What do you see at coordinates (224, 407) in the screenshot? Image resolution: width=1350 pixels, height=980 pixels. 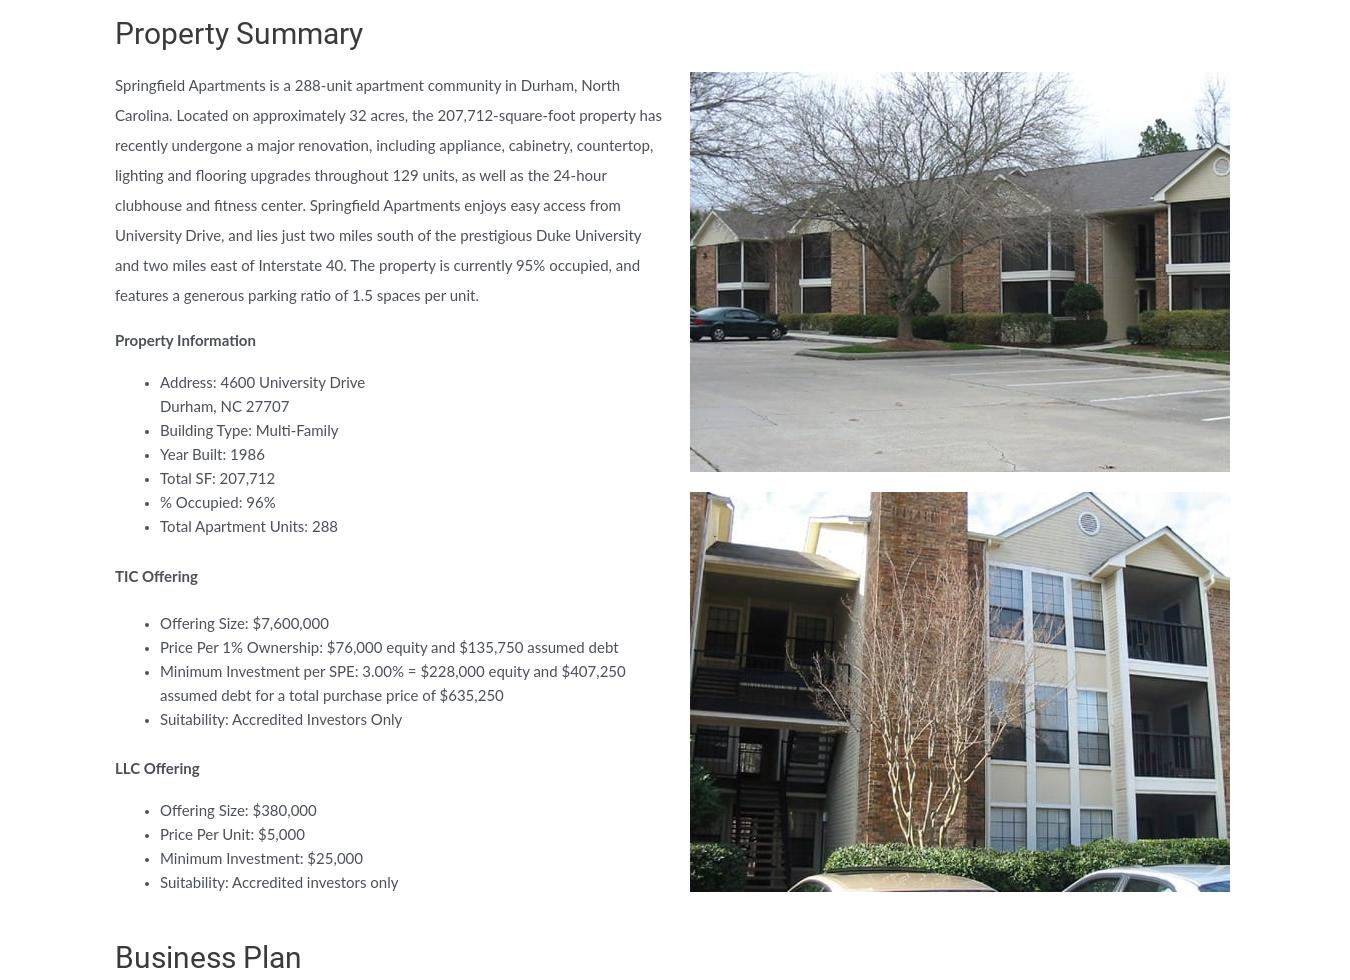 I see `'Durham, NC 27707'` at bounding box center [224, 407].